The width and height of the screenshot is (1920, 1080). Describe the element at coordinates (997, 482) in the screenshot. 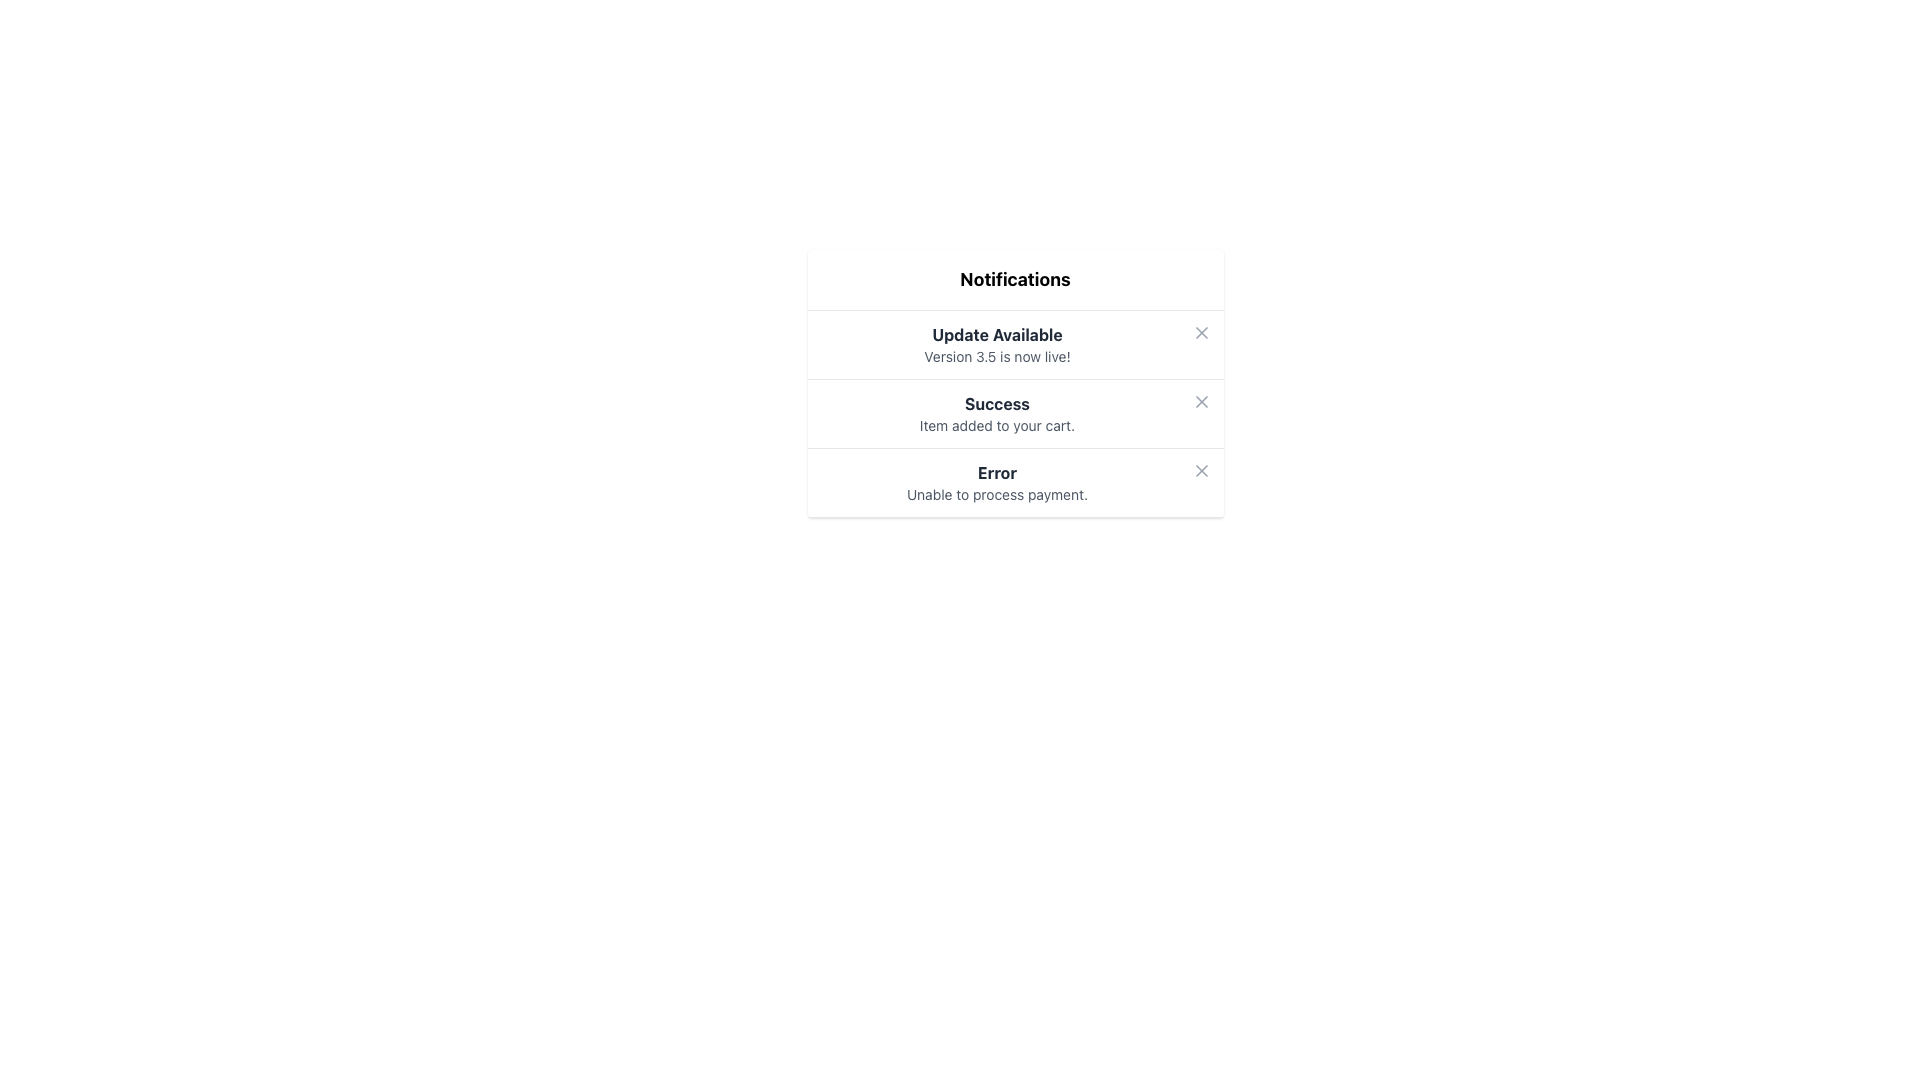

I see `message displayed in the error notification card, which states 'Unable to process payment.'` at that location.